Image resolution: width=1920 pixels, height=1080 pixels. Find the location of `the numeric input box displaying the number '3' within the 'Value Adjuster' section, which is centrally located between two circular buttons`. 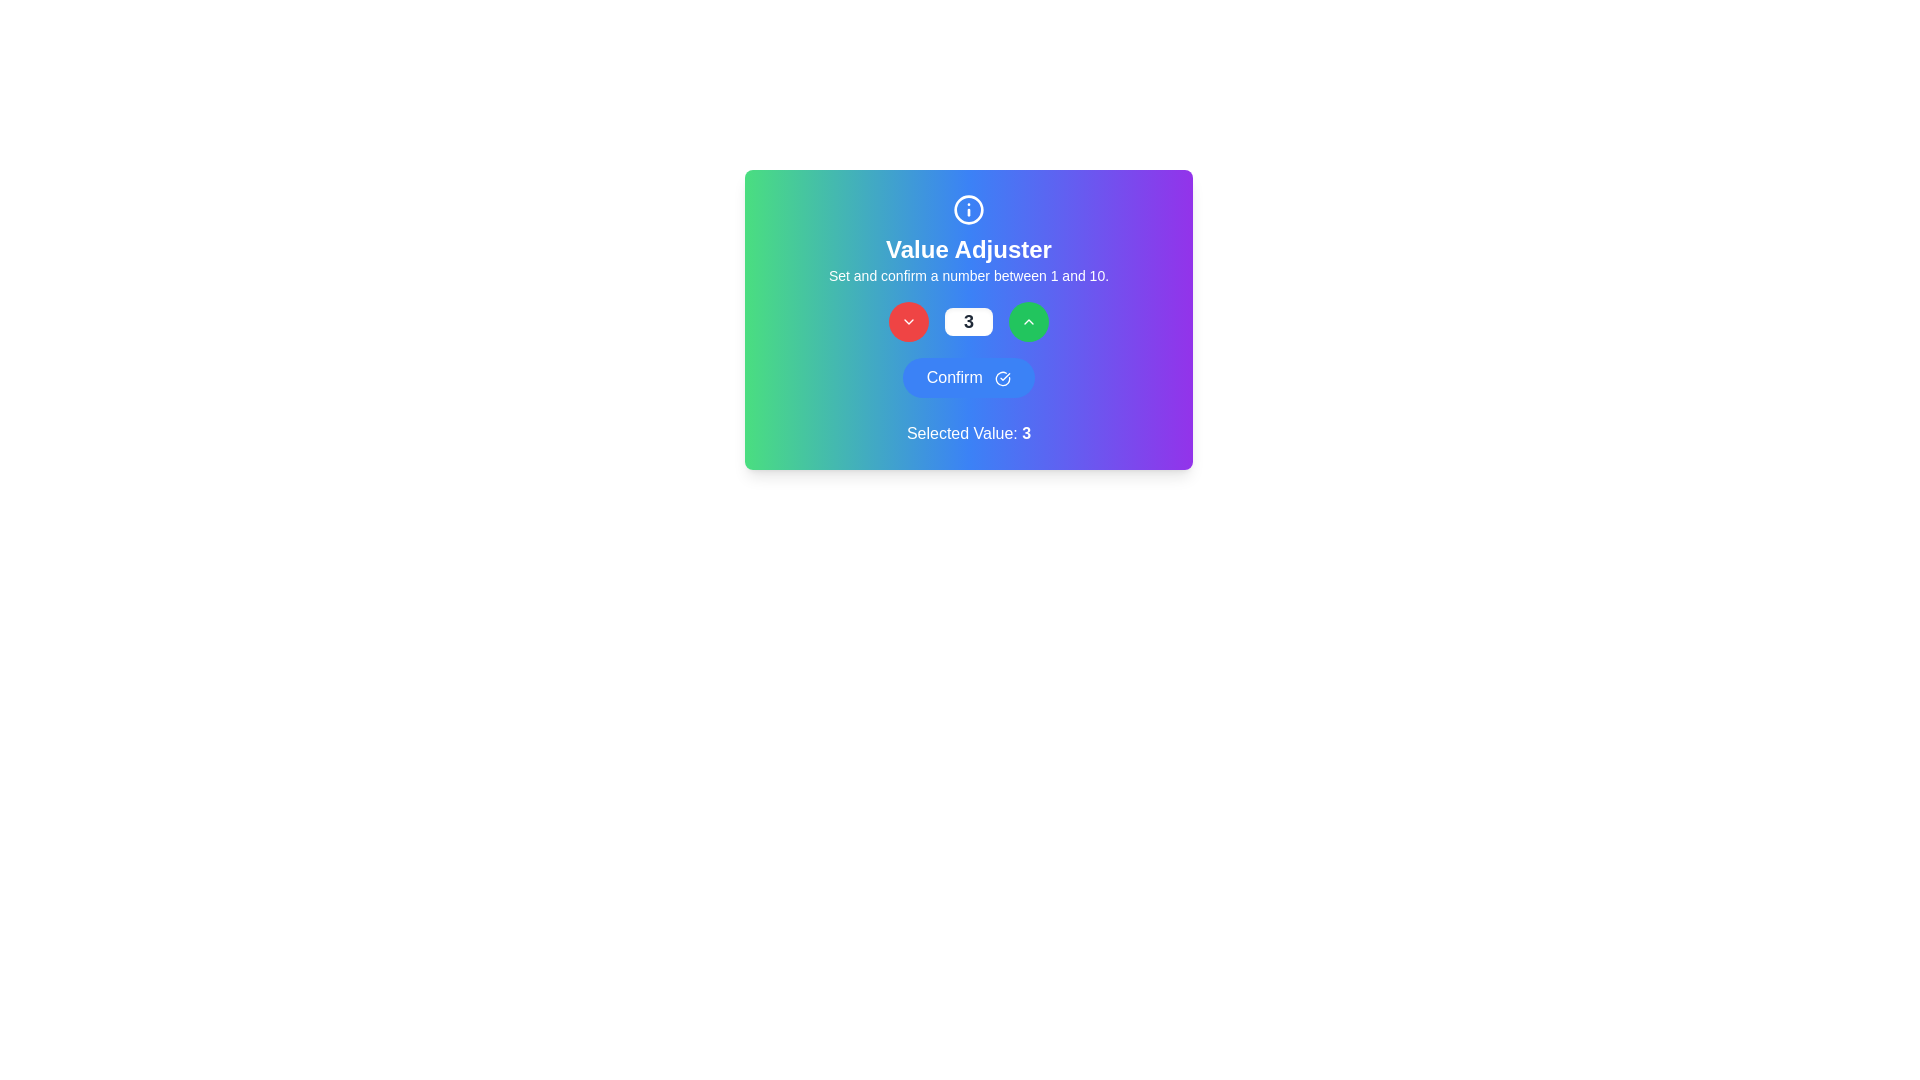

the numeric input box displaying the number '3' within the 'Value Adjuster' section, which is centrally located between two circular buttons is located at coordinates (969, 320).